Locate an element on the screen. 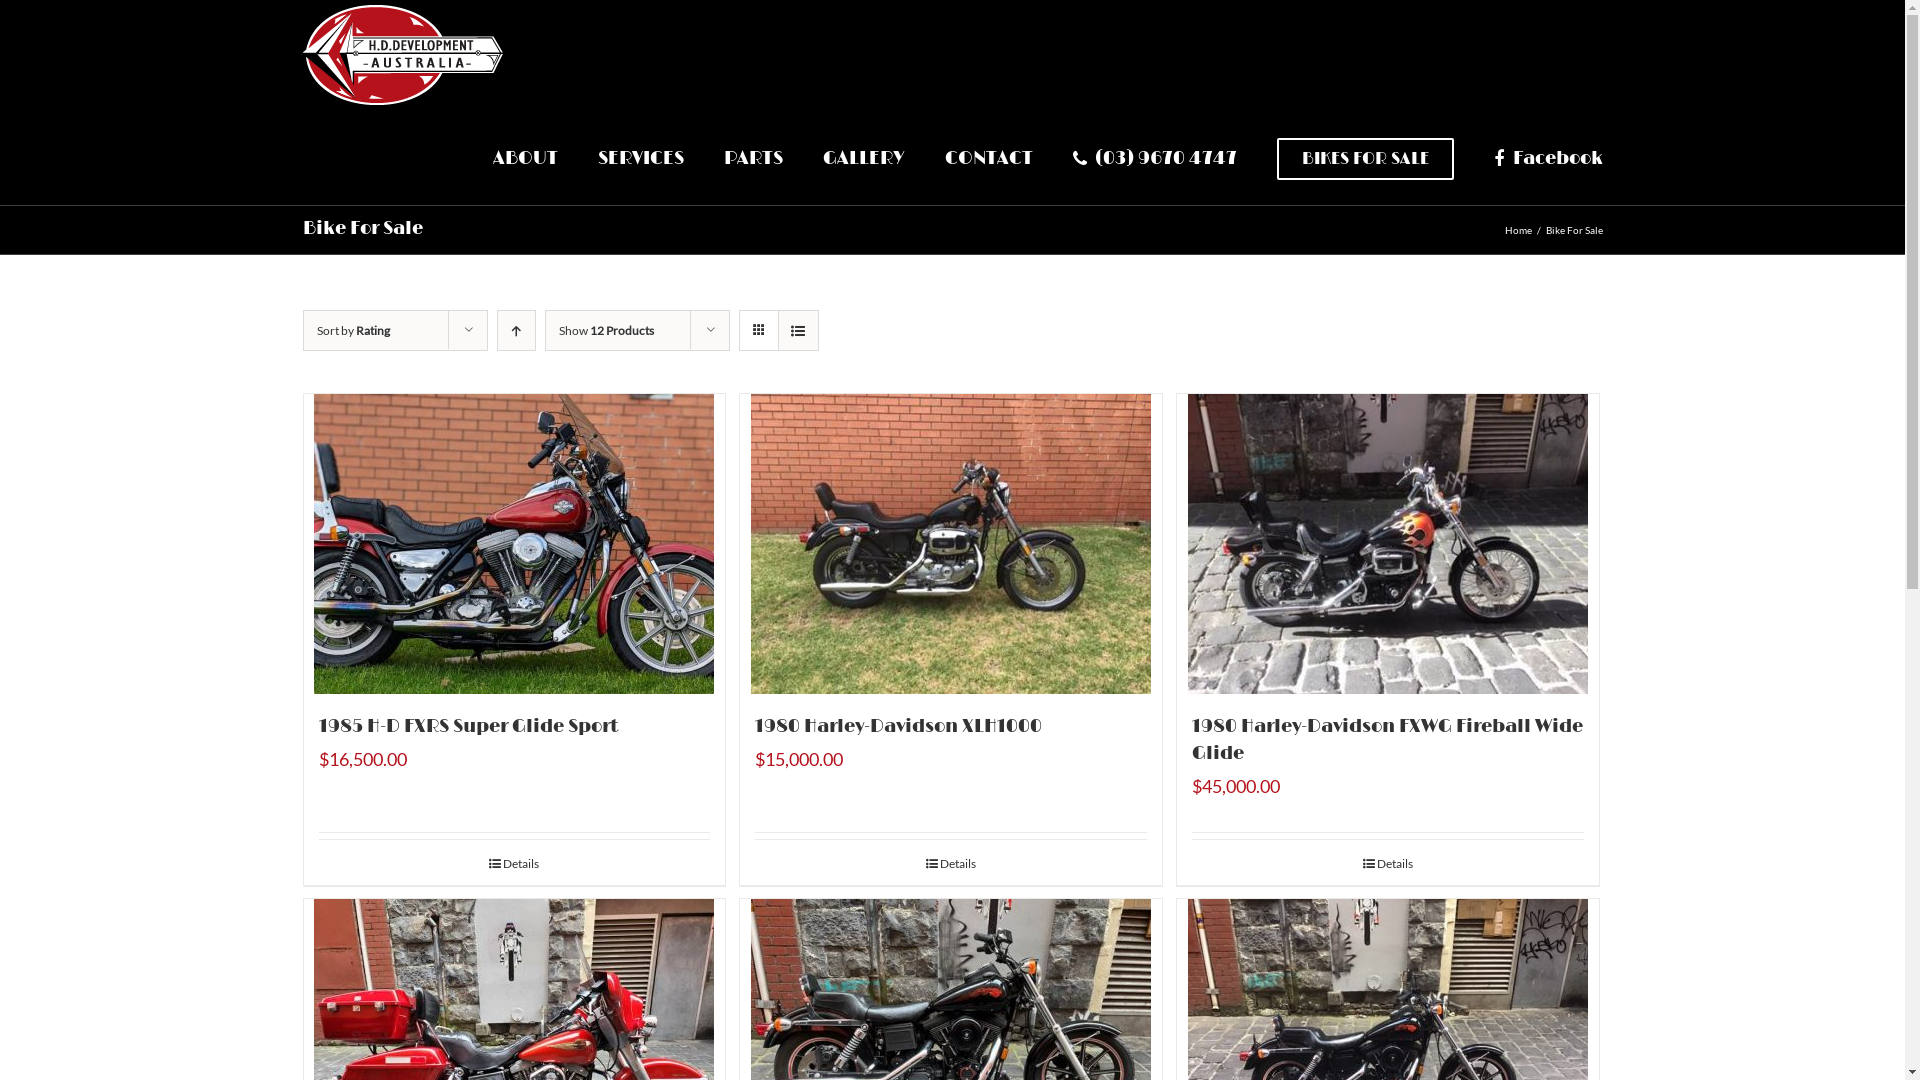  'SERVICES' is located at coordinates (641, 156).